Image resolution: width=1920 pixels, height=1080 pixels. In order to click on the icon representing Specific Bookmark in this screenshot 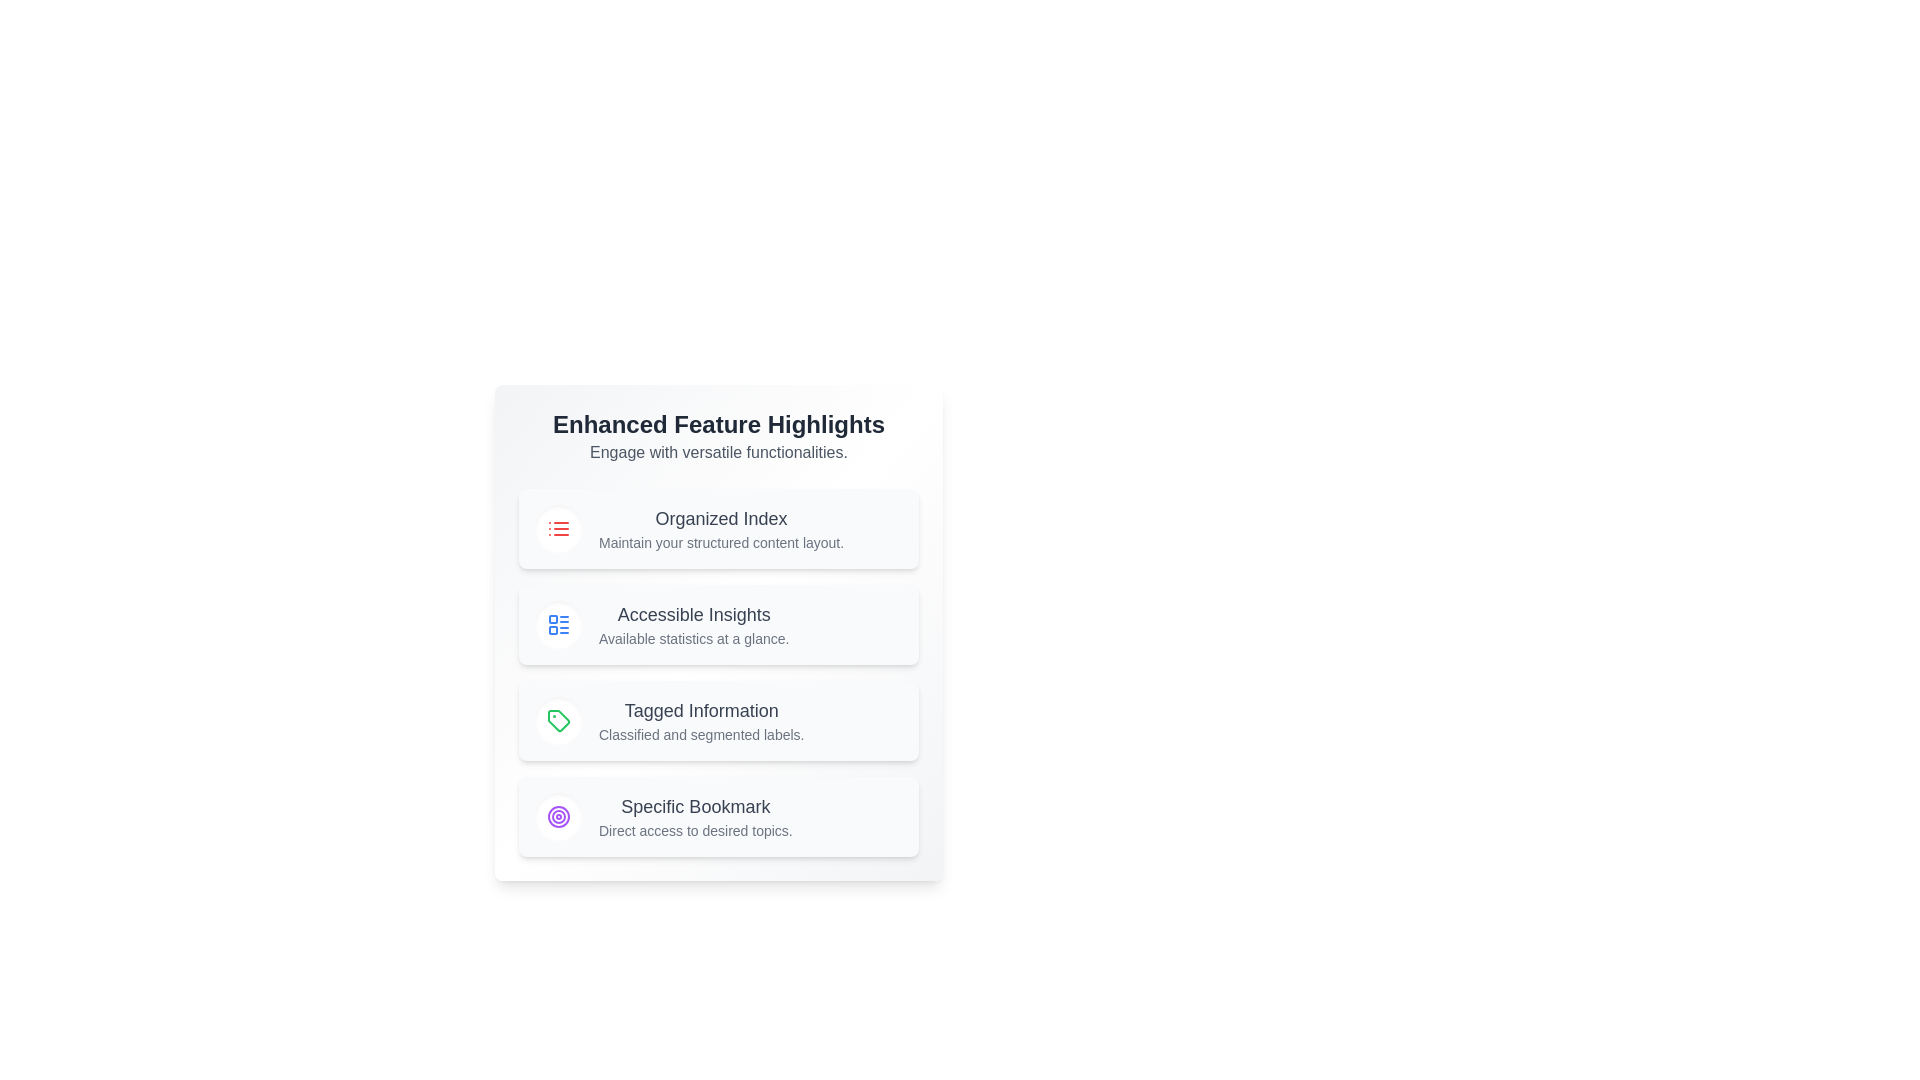, I will do `click(558, 817)`.